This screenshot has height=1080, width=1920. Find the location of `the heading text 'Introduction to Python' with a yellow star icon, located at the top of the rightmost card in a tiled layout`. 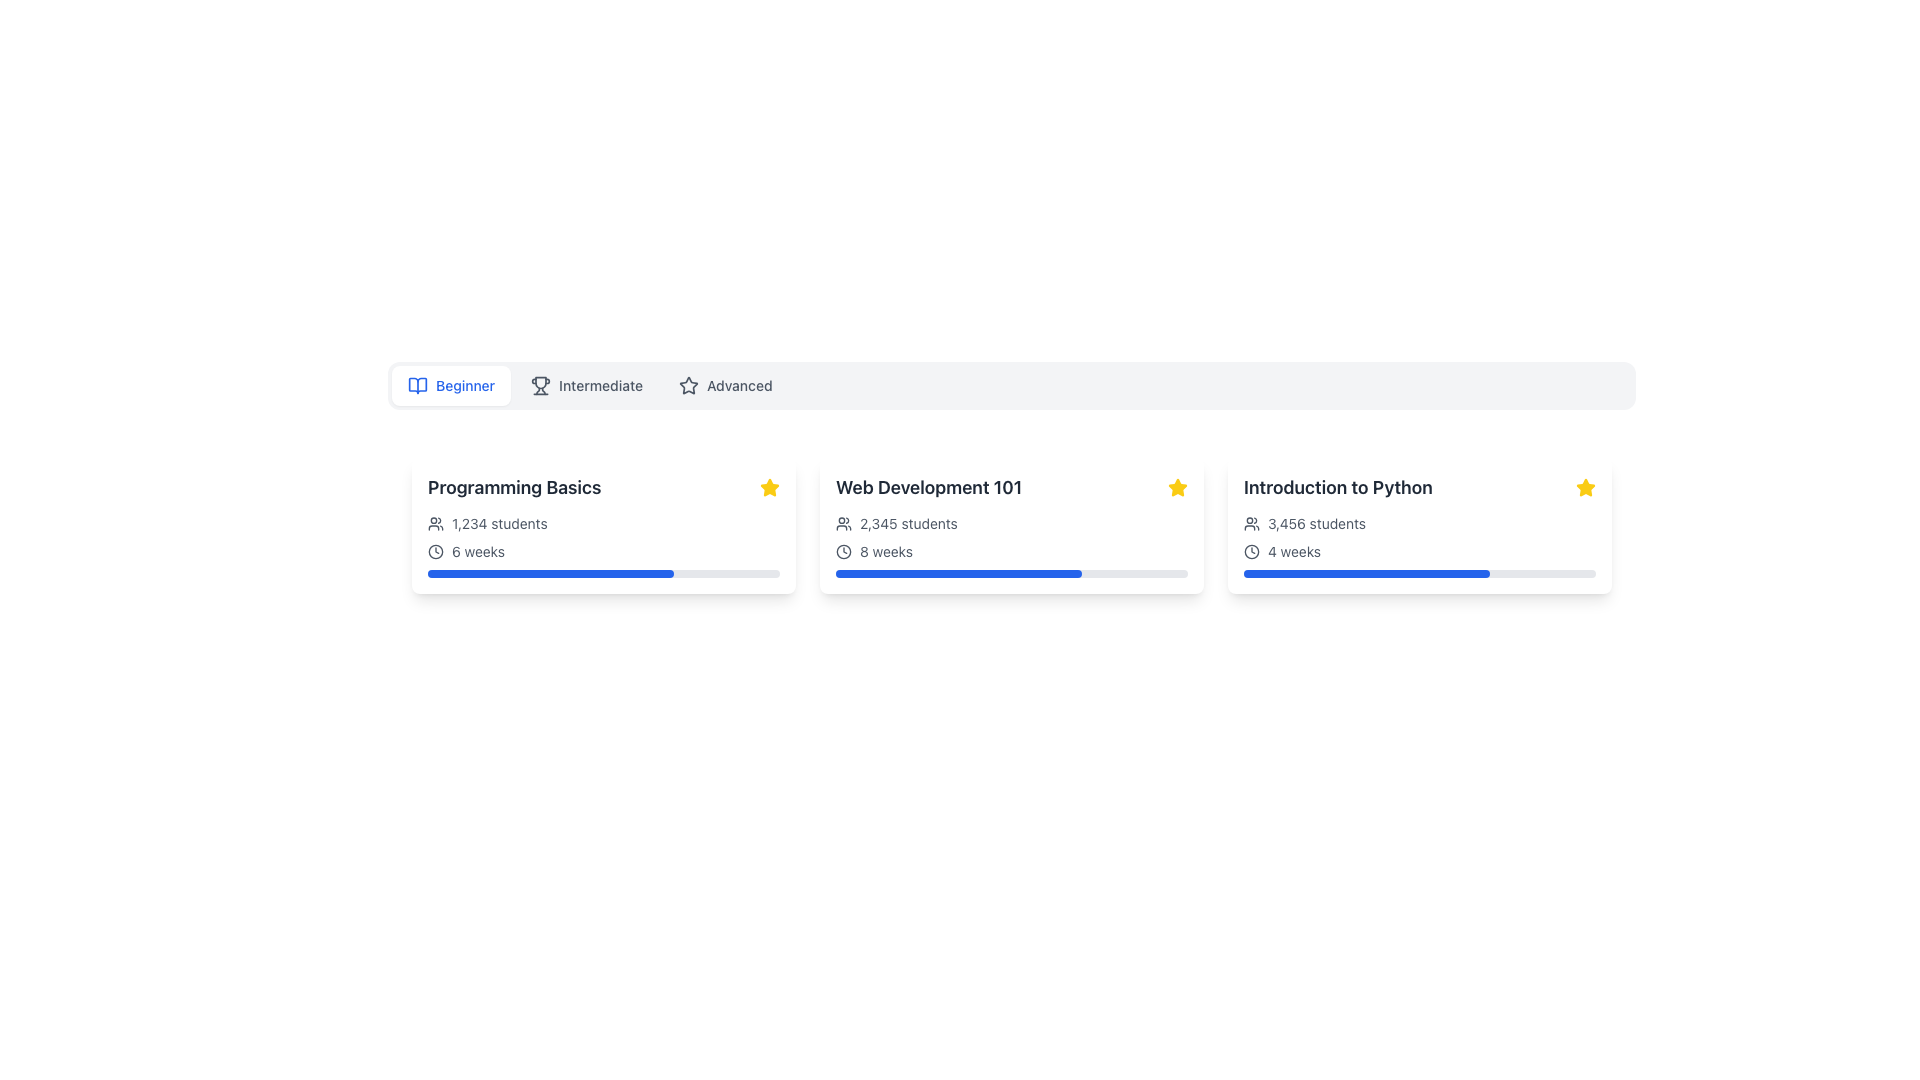

the heading text 'Introduction to Python' with a yellow star icon, located at the top of the rightmost card in a tiled layout is located at coordinates (1419, 488).